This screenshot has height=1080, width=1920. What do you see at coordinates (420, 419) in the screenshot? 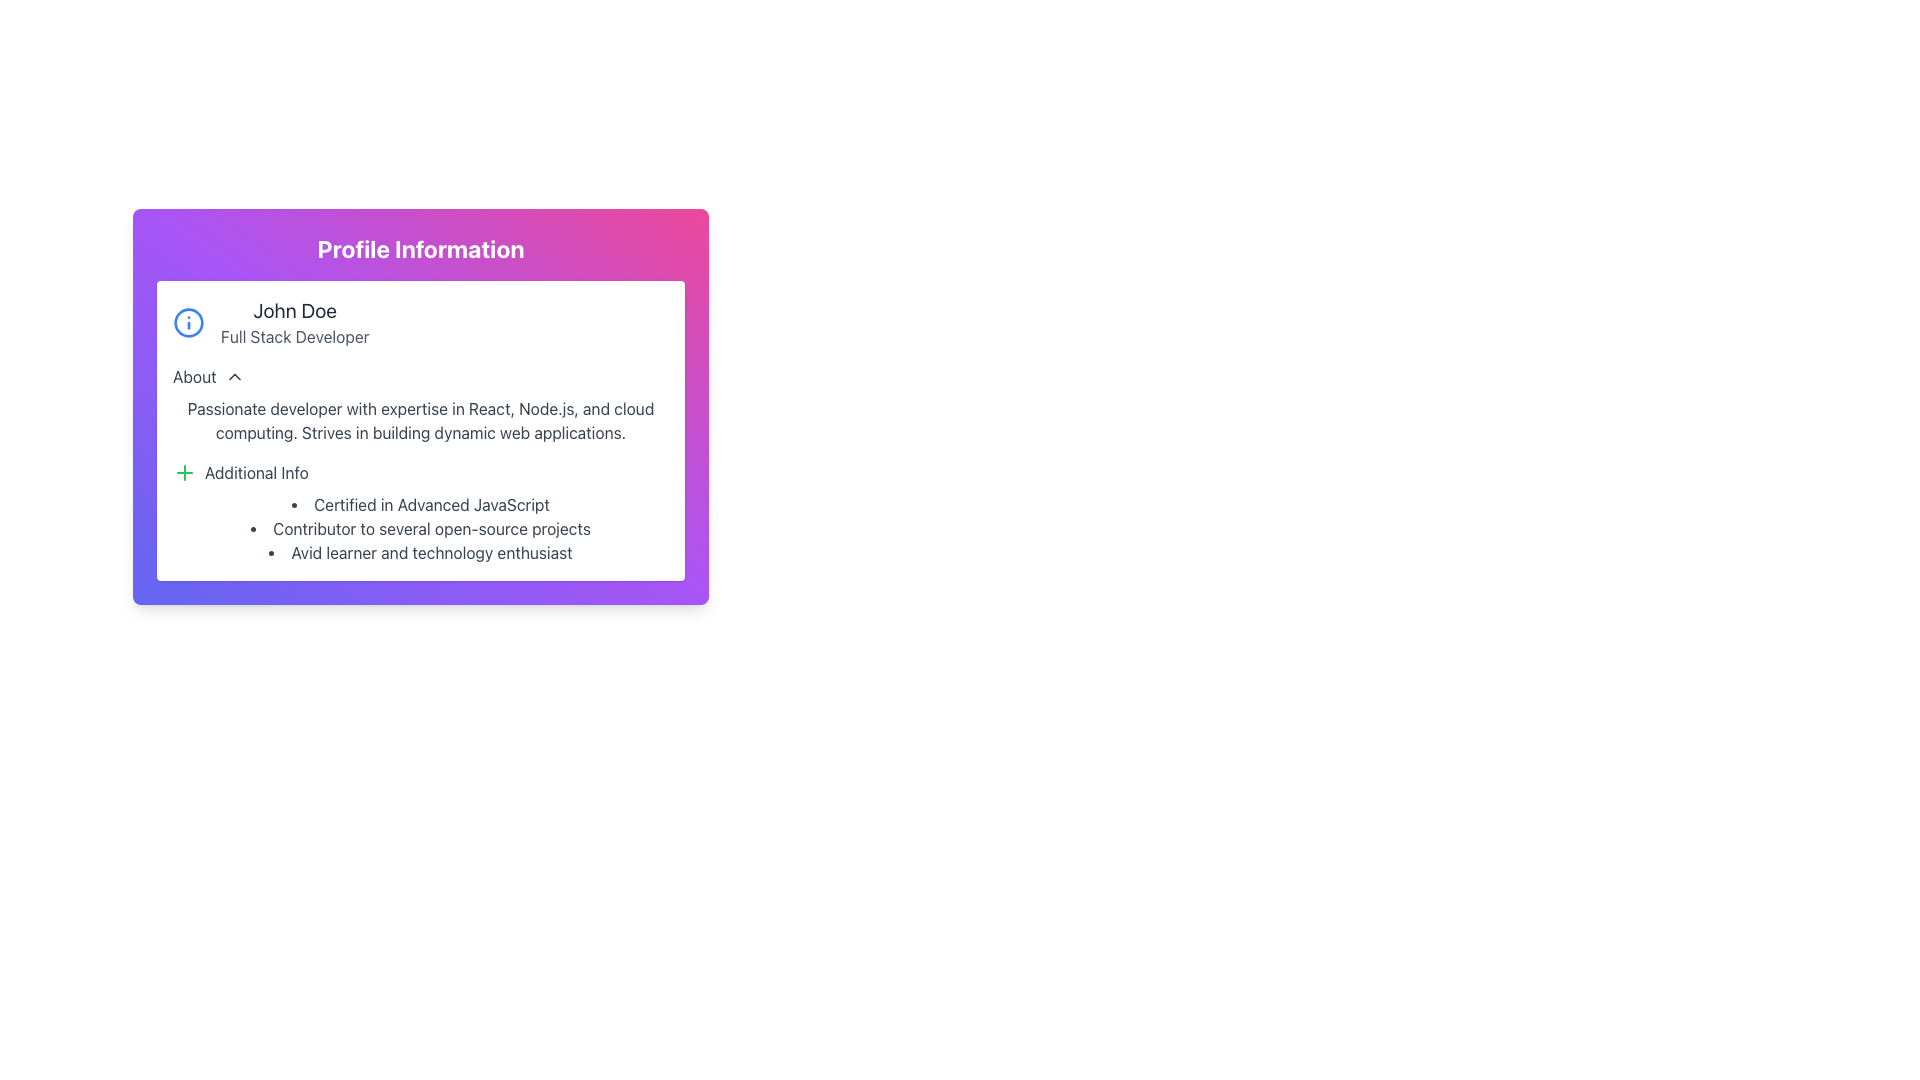
I see `the static text block that provides descriptive information about an individual's professional expertise and skills, located directly below the 'About' heading in the 'Profile Information' section` at bounding box center [420, 419].